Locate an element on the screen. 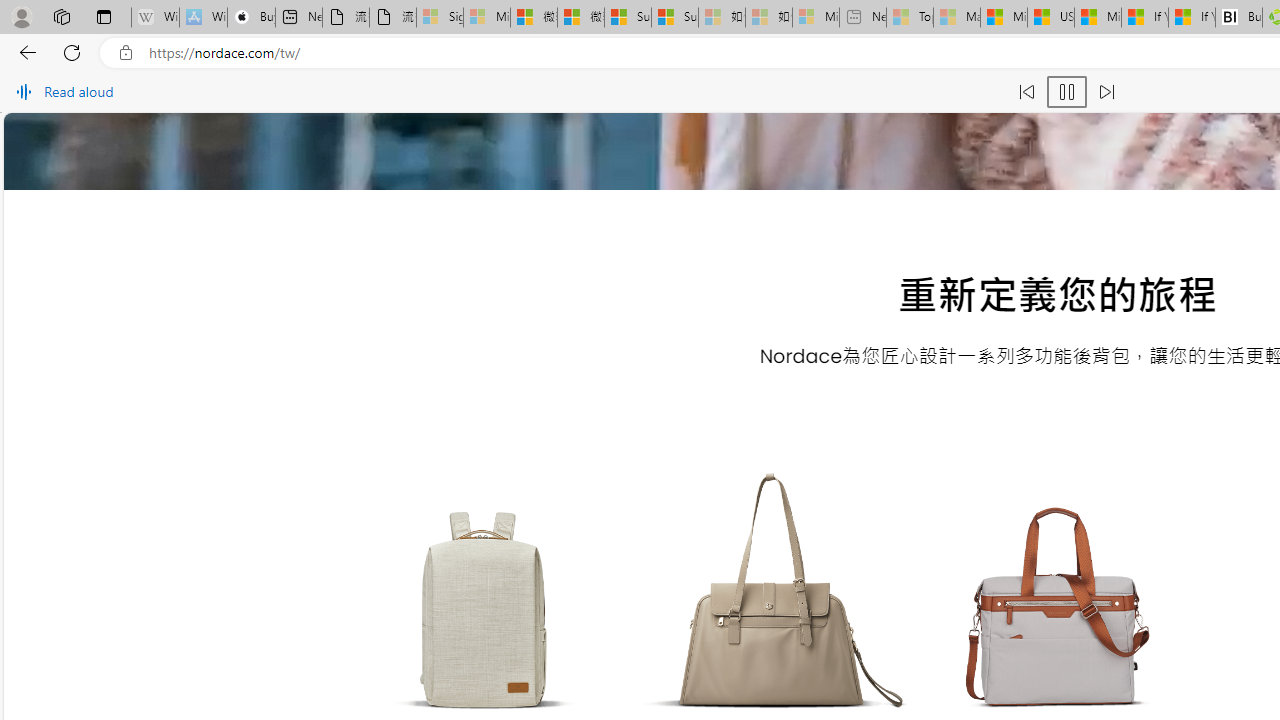 This screenshot has height=720, width=1280. 'Buy iPad - Apple' is located at coordinates (250, 17).